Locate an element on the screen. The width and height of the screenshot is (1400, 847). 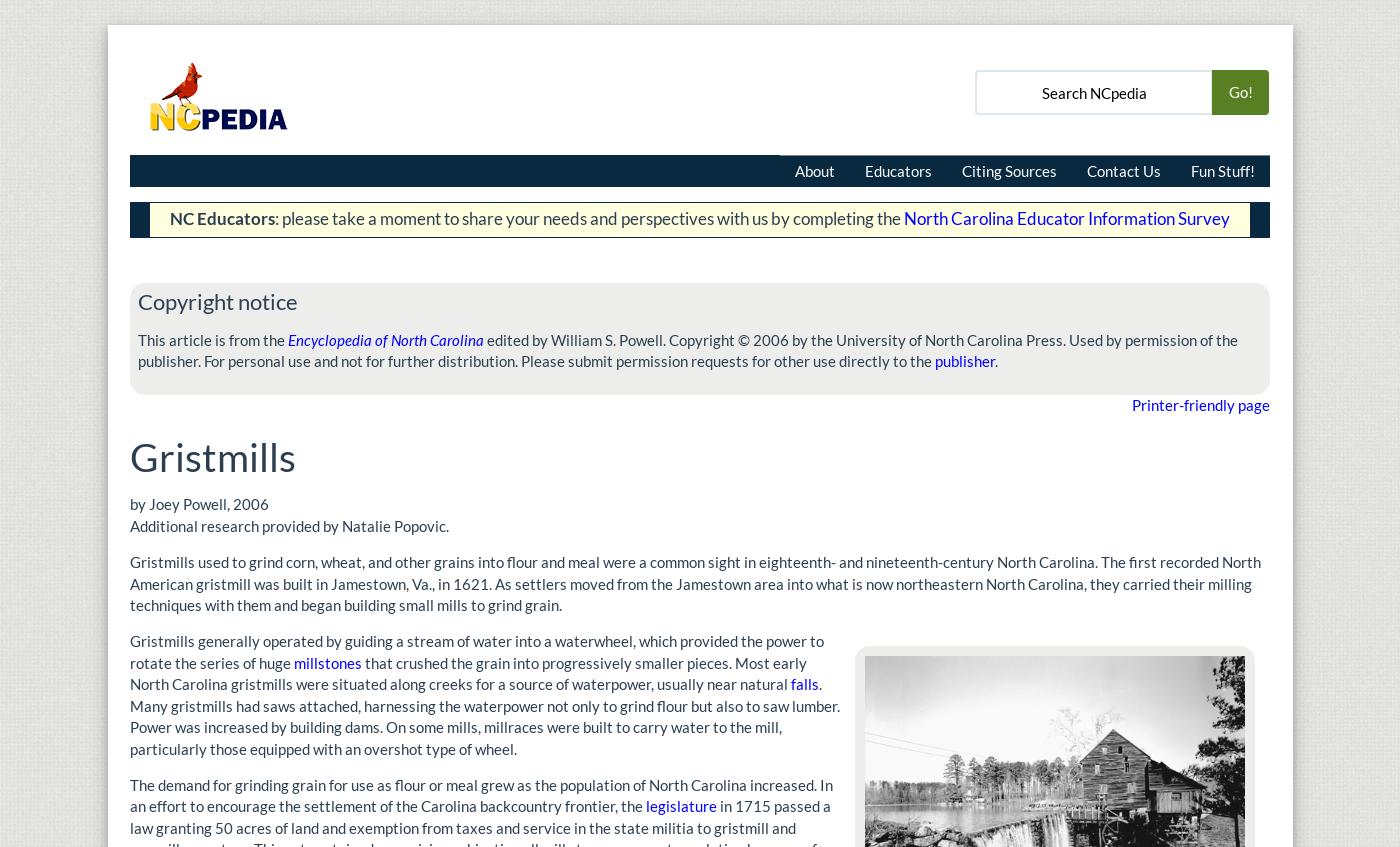
'millstones' is located at coordinates (328, 661).